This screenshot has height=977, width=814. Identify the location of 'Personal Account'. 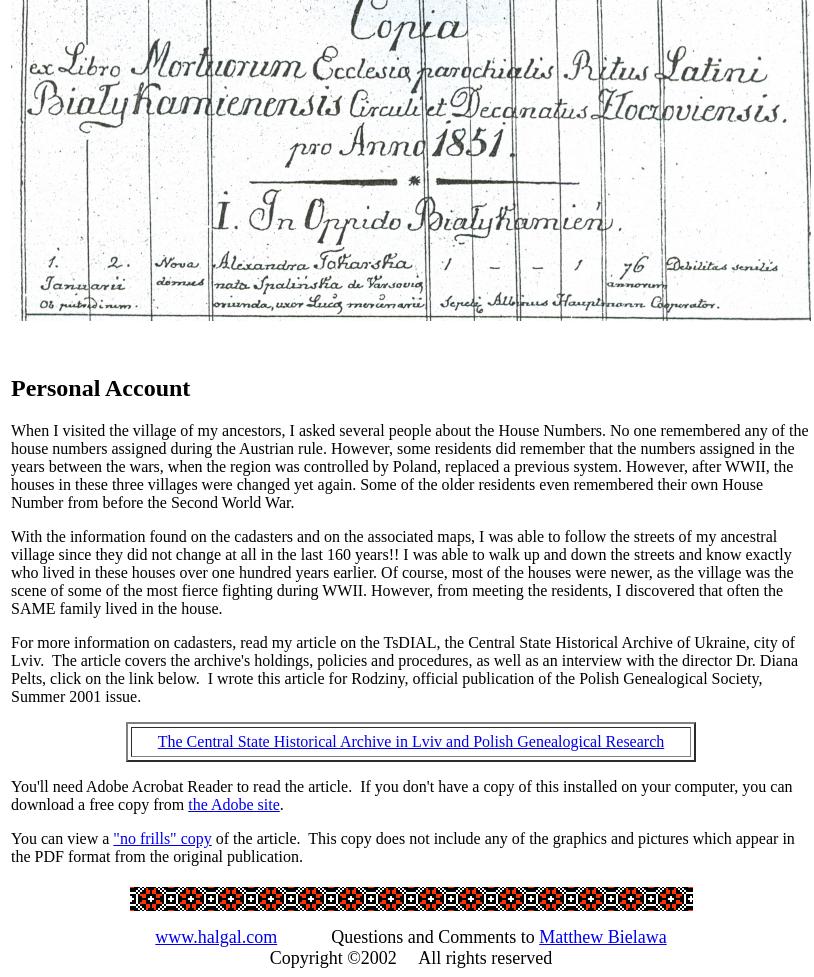
(99, 386).